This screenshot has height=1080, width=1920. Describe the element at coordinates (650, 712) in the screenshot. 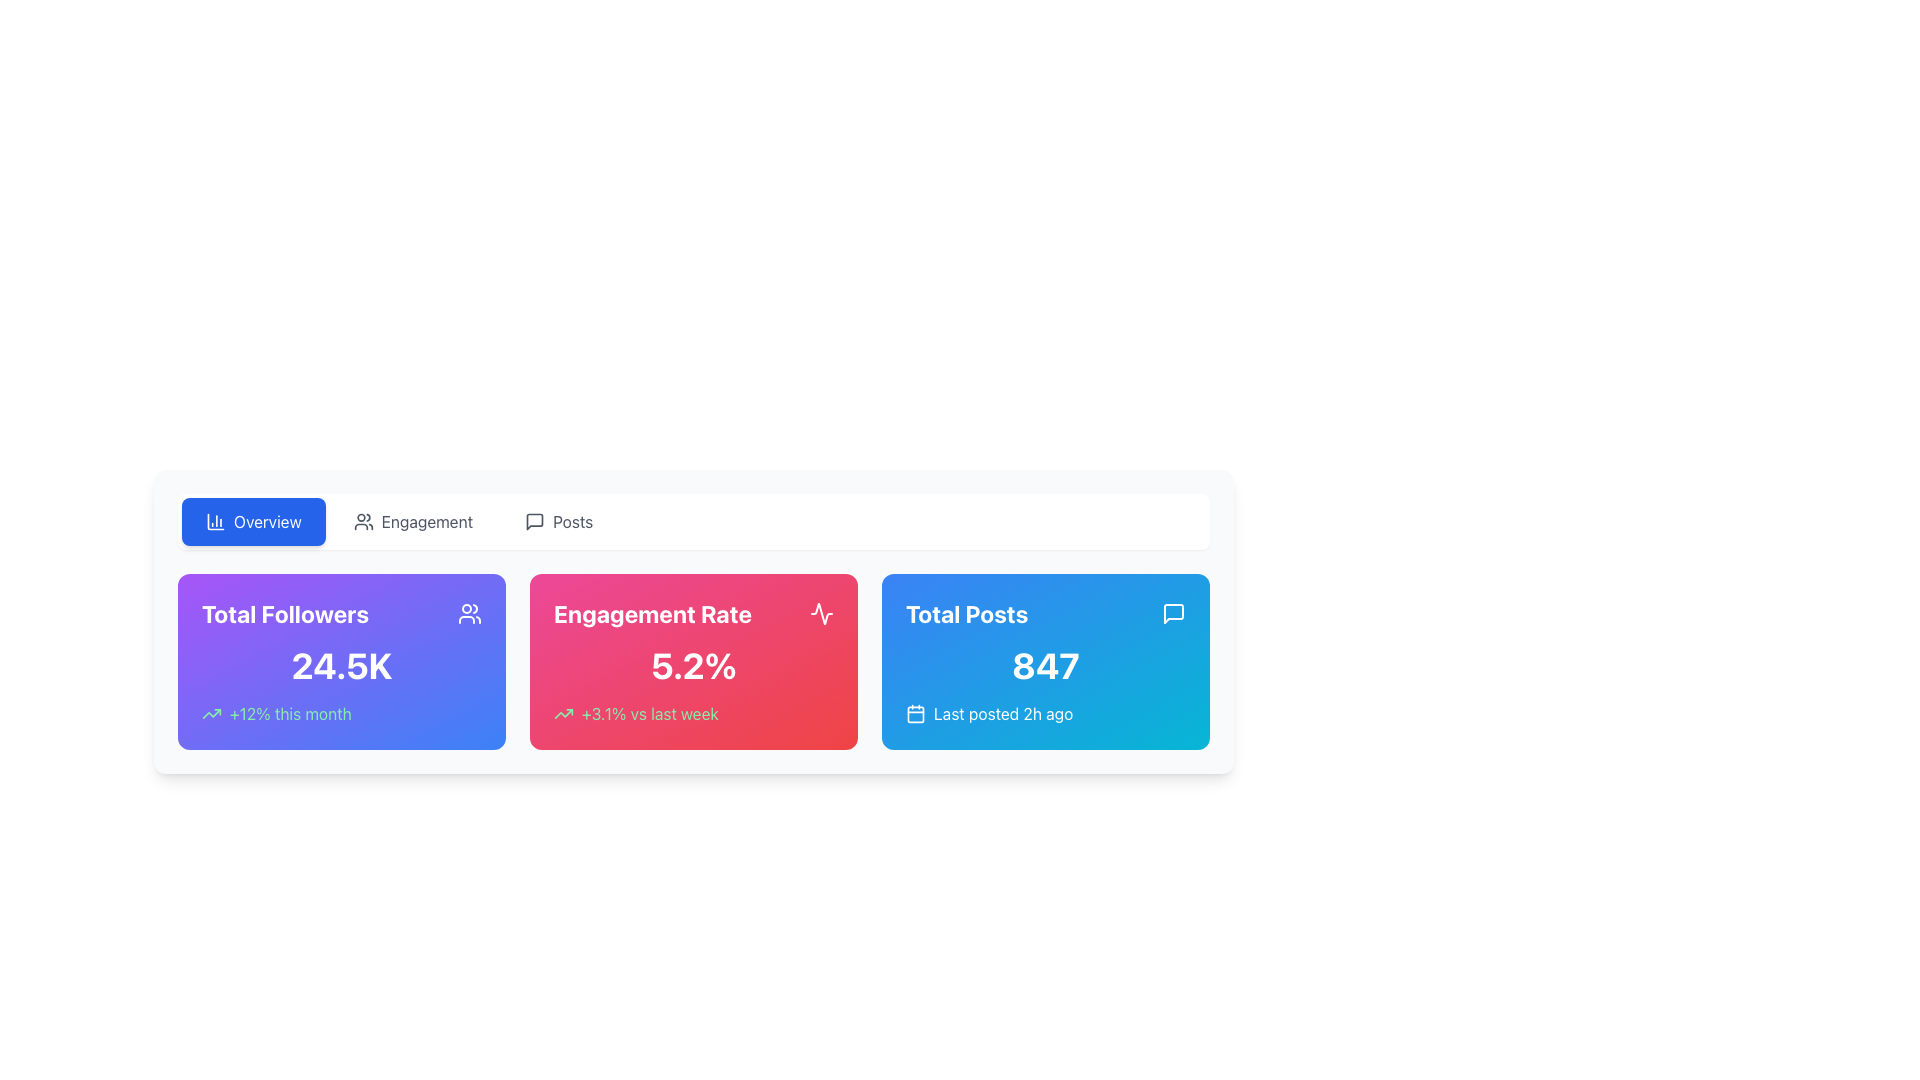

I see `the text label displaying '+3.1% vs last week', which is styled with a light green font on a pink background, located in the bottom section of the 'Engagement Rate' card` at that location.